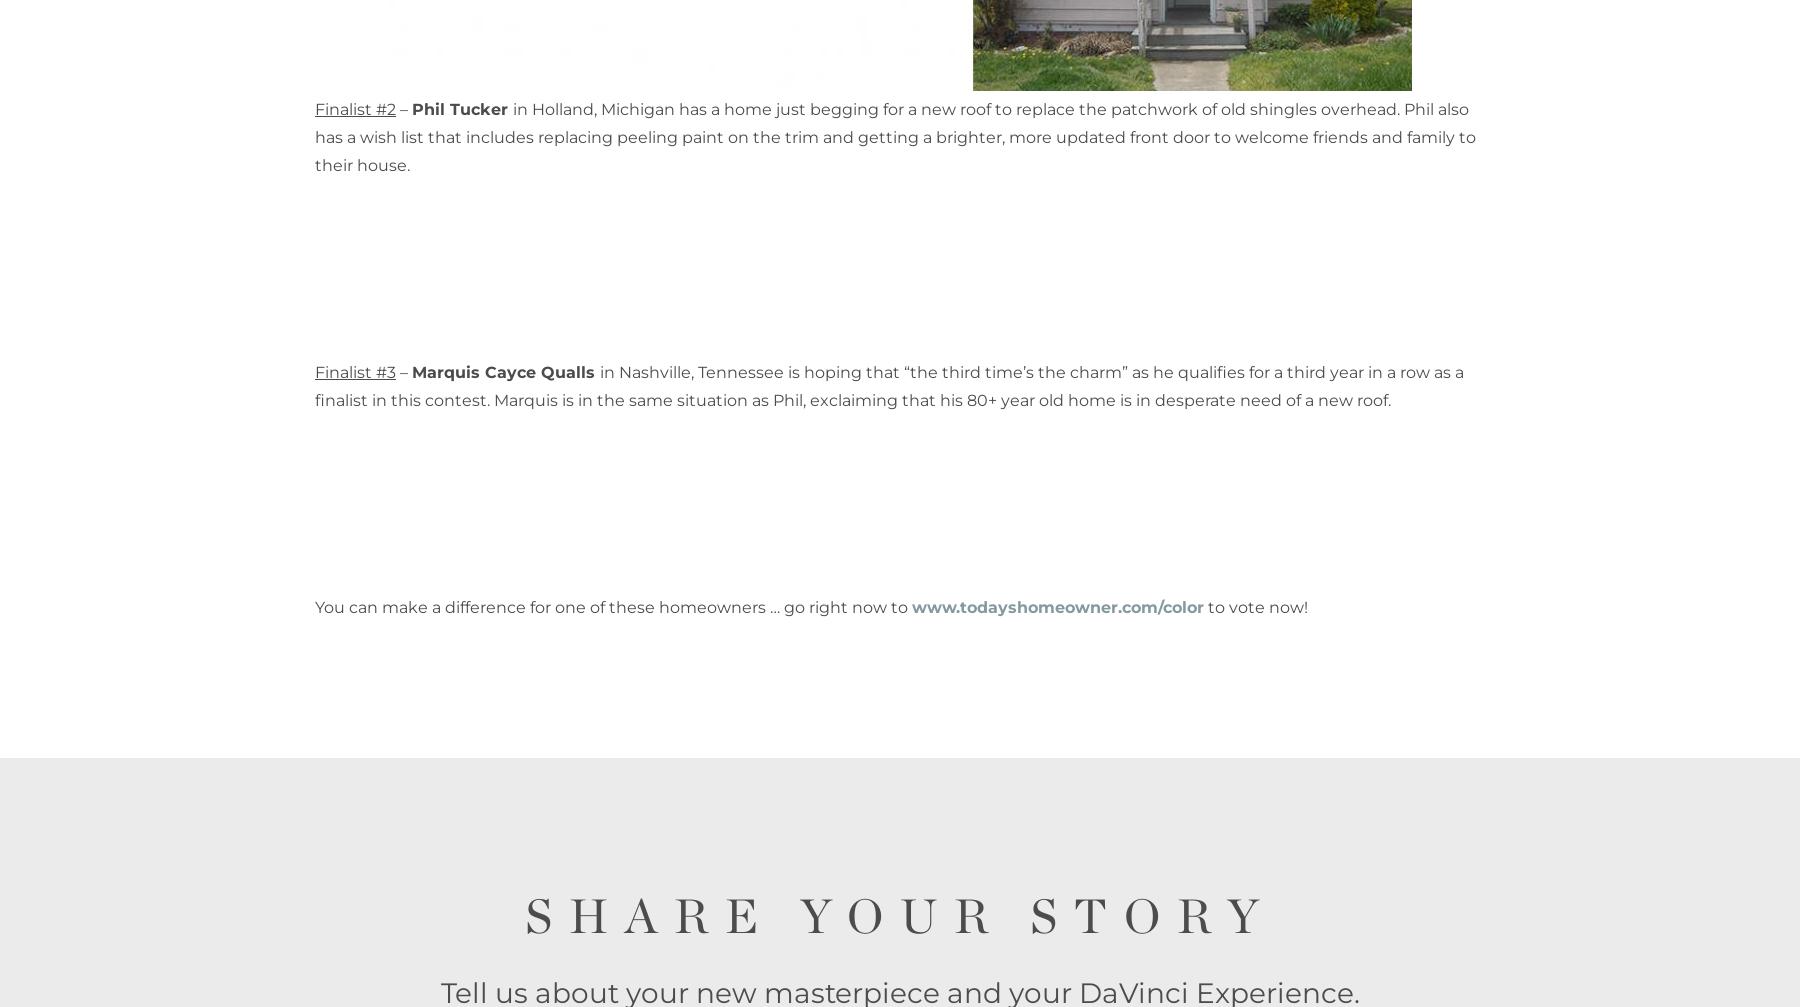 This screenshot has height=1007, width=1800. What do you see at coordinates (1058, 606) in the screenshot?
I see `'www.todayshomeowner.com/color'` at bounding box center [1058, 606].